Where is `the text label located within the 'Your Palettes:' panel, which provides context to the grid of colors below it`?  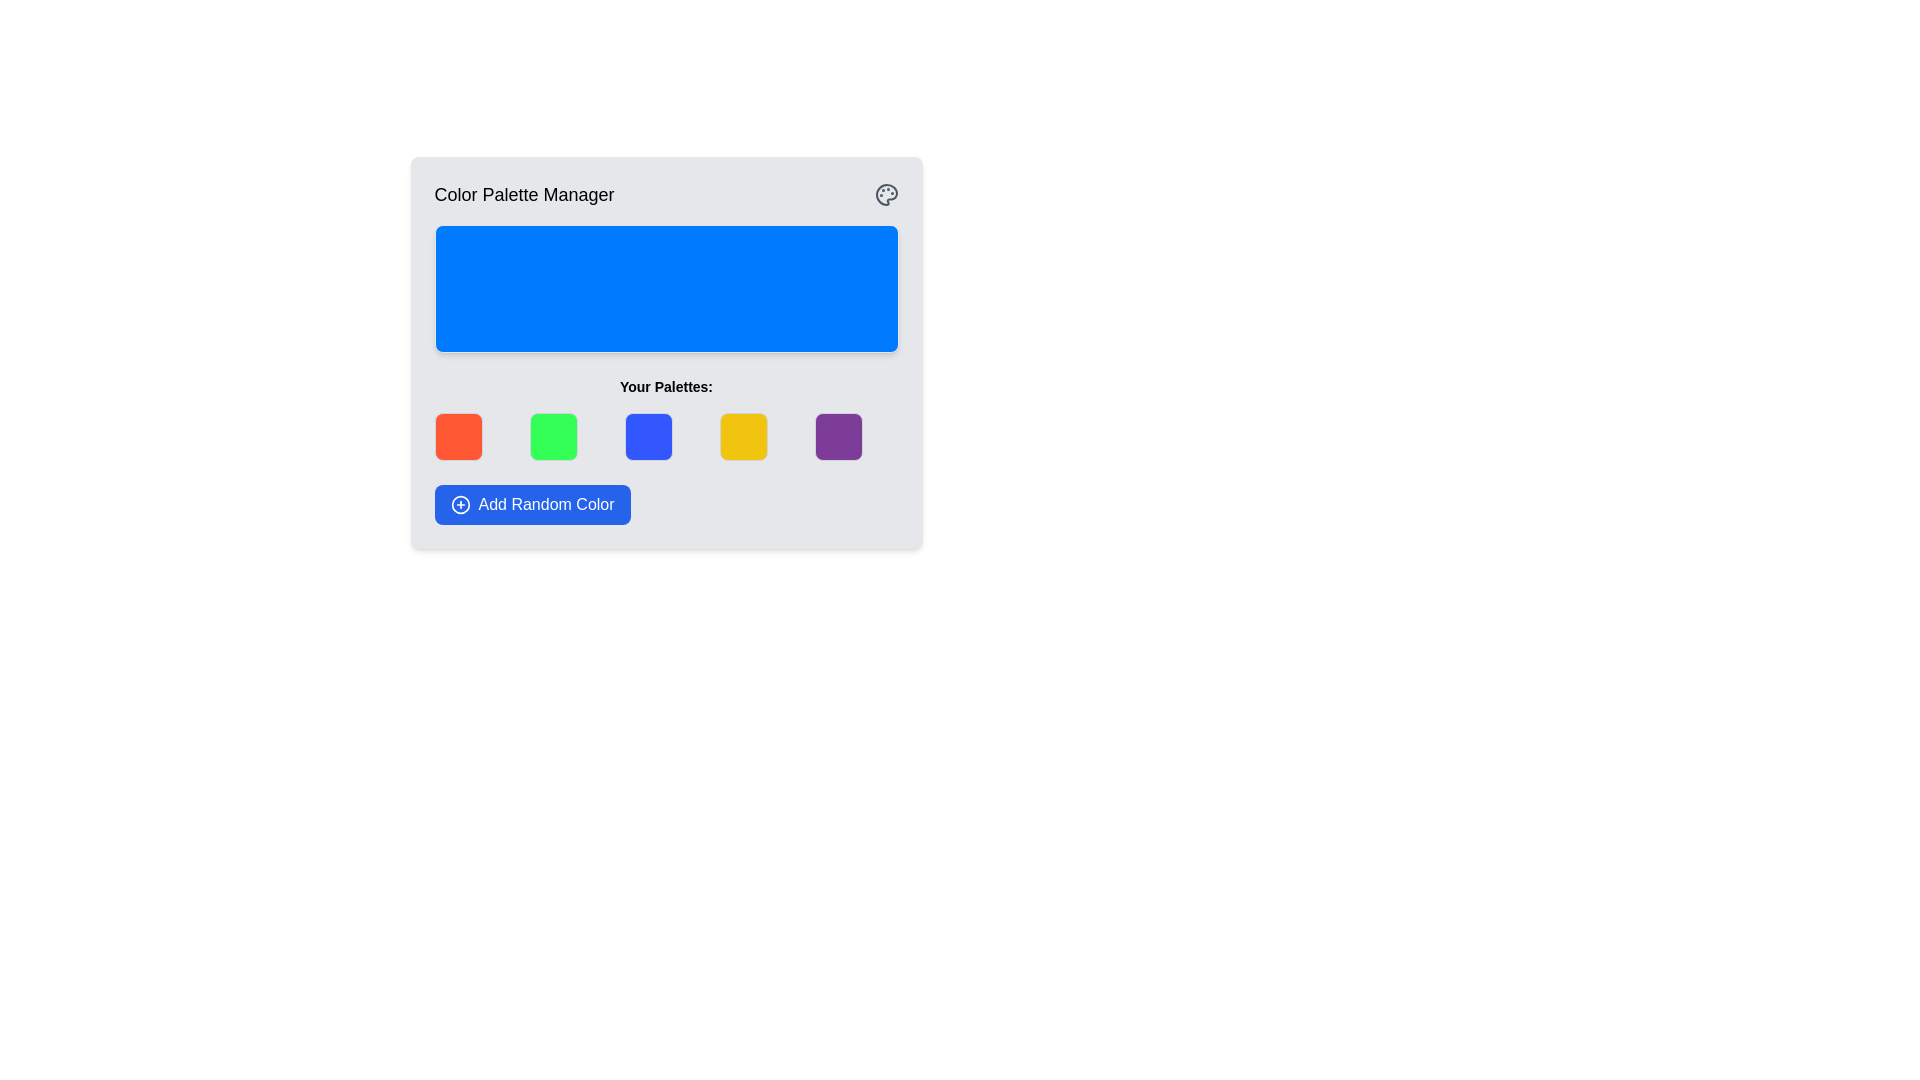
the text label located within the 'Your Palettes:' panel, which provides context to the grid of colors below it is located at coordinates (666, 386).